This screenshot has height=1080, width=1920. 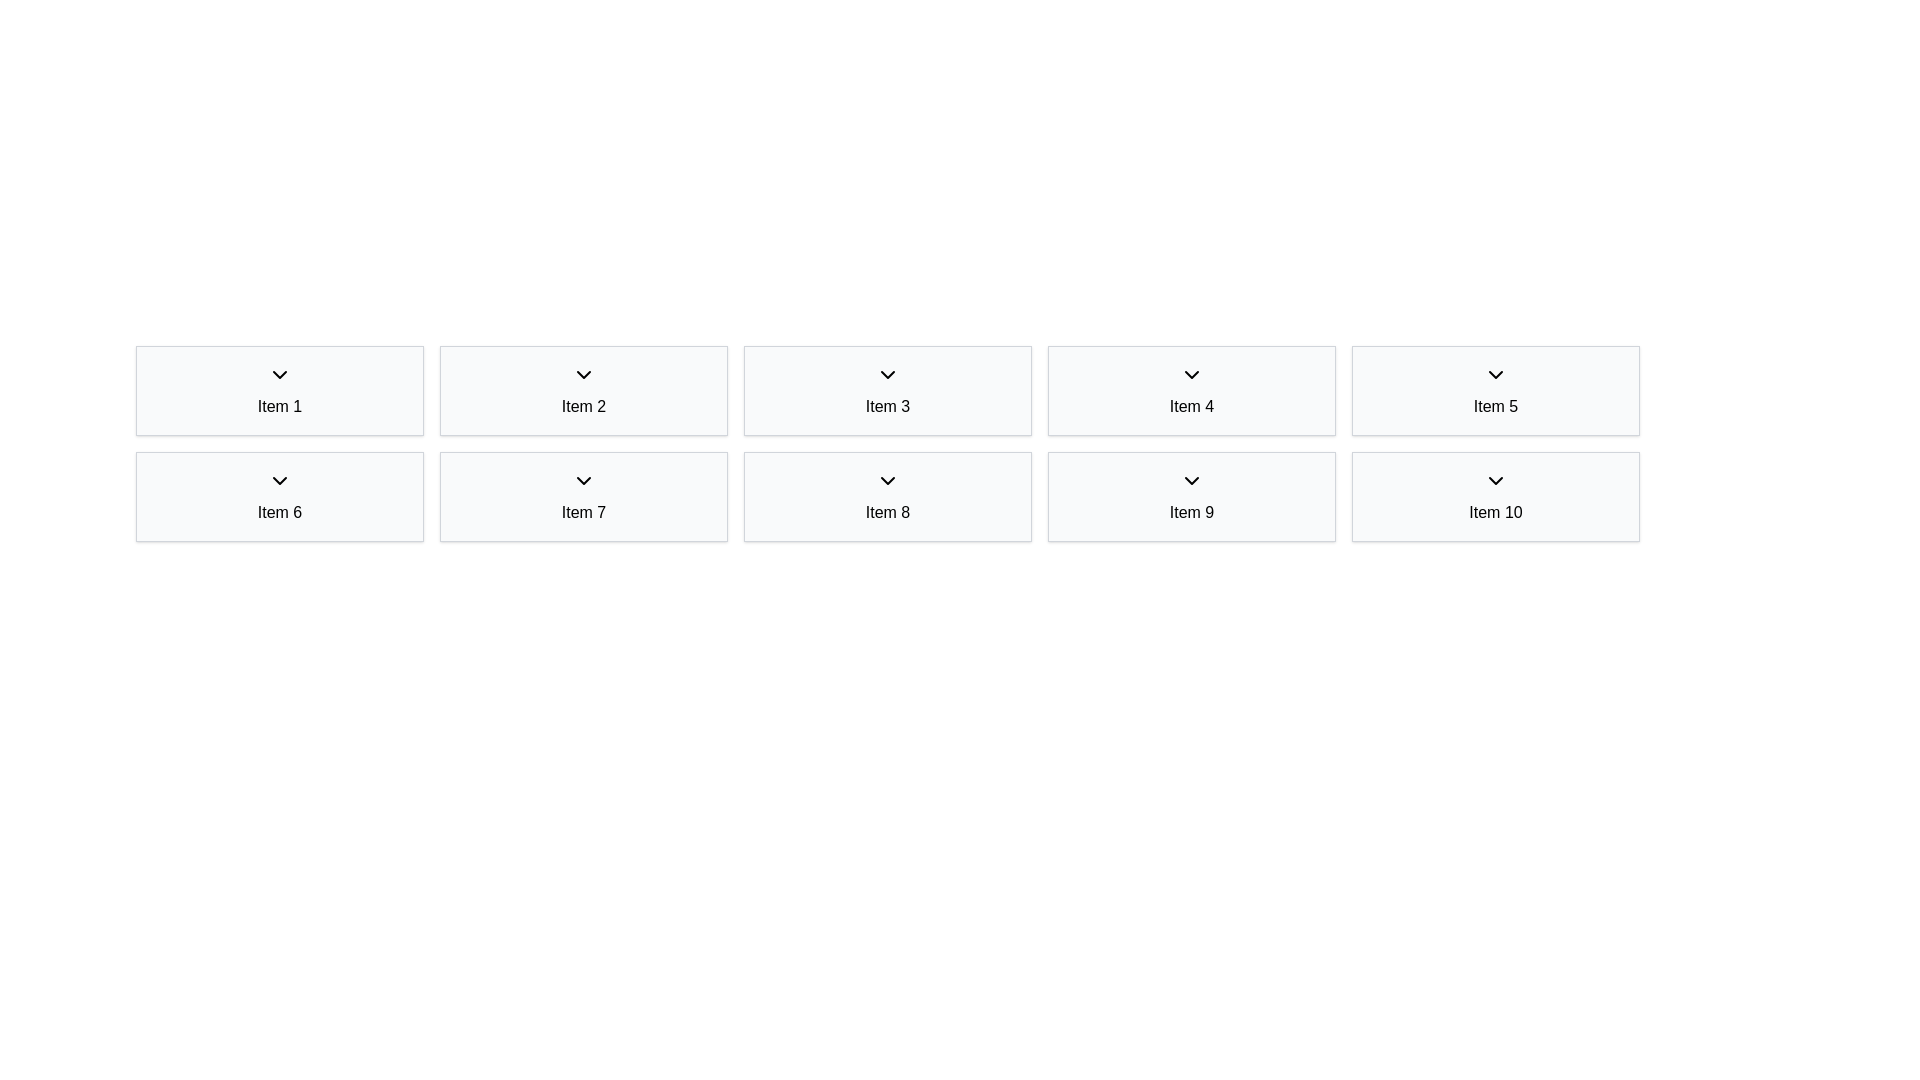 I want to click on white rectangular card labeled 'Item 10' with a downward arrow icon, located in the second row, fifth column of a 2-row grid layout, so click(x=1496, y=496).